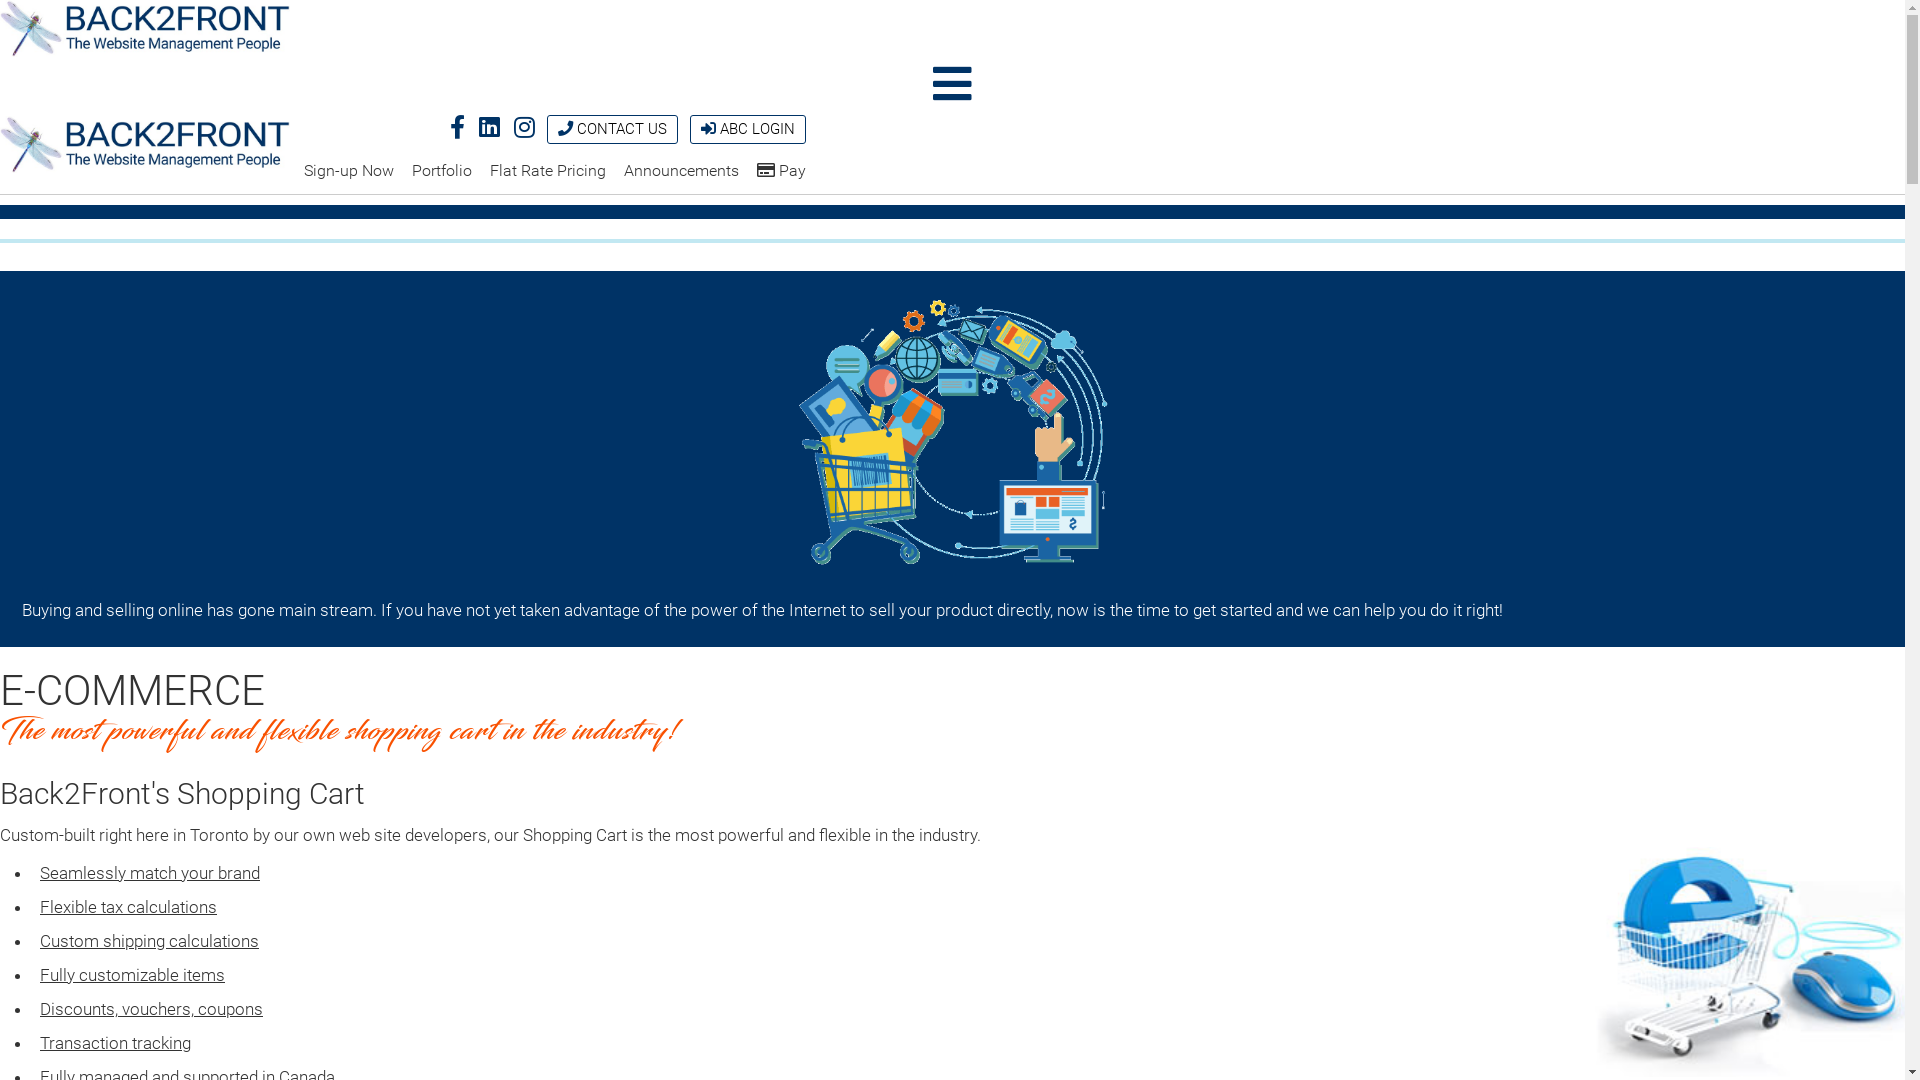 The width and height of the screenshot is (1920, 1080). Describe the element at coordinates (148, 941) in the screenshot. I see `'Custom shipping calculations'` at that location.